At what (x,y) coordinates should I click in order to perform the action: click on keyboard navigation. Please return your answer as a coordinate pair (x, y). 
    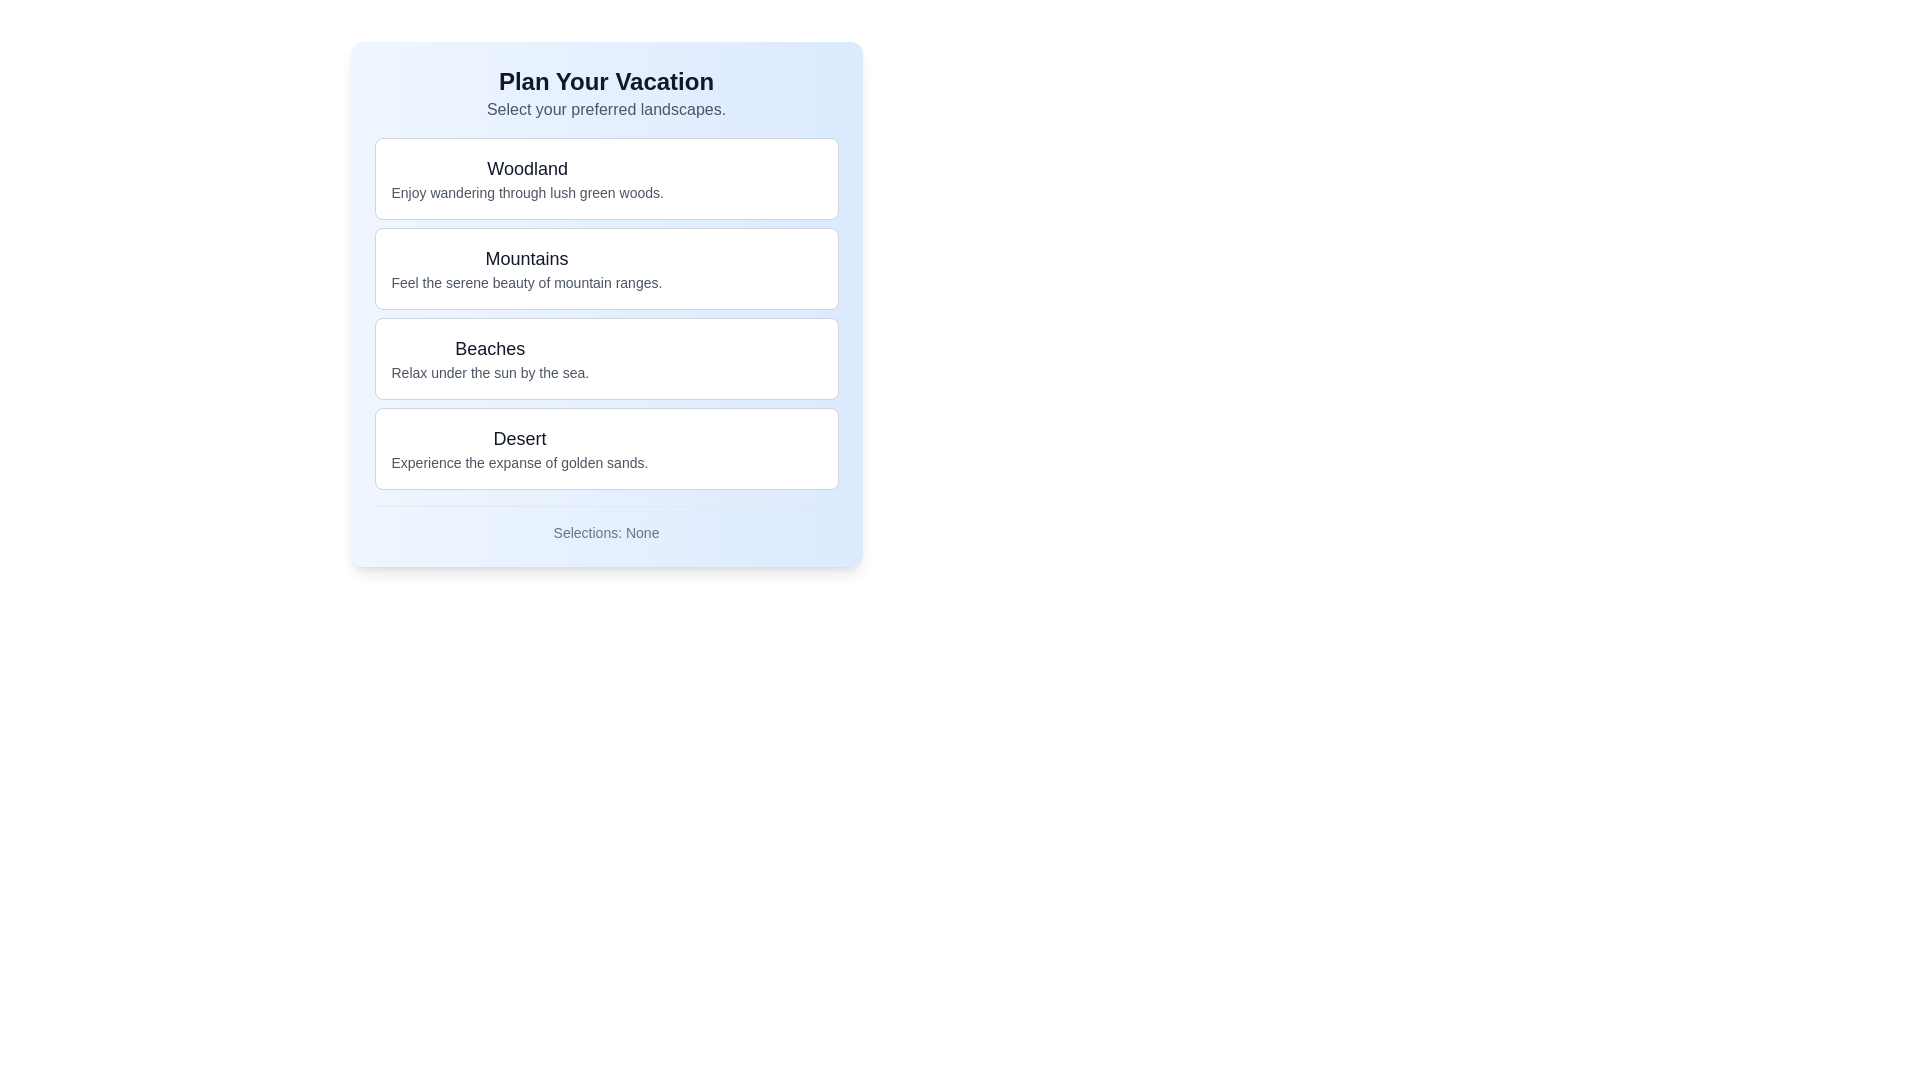
    Looking at the image, I should click on (490, 357).